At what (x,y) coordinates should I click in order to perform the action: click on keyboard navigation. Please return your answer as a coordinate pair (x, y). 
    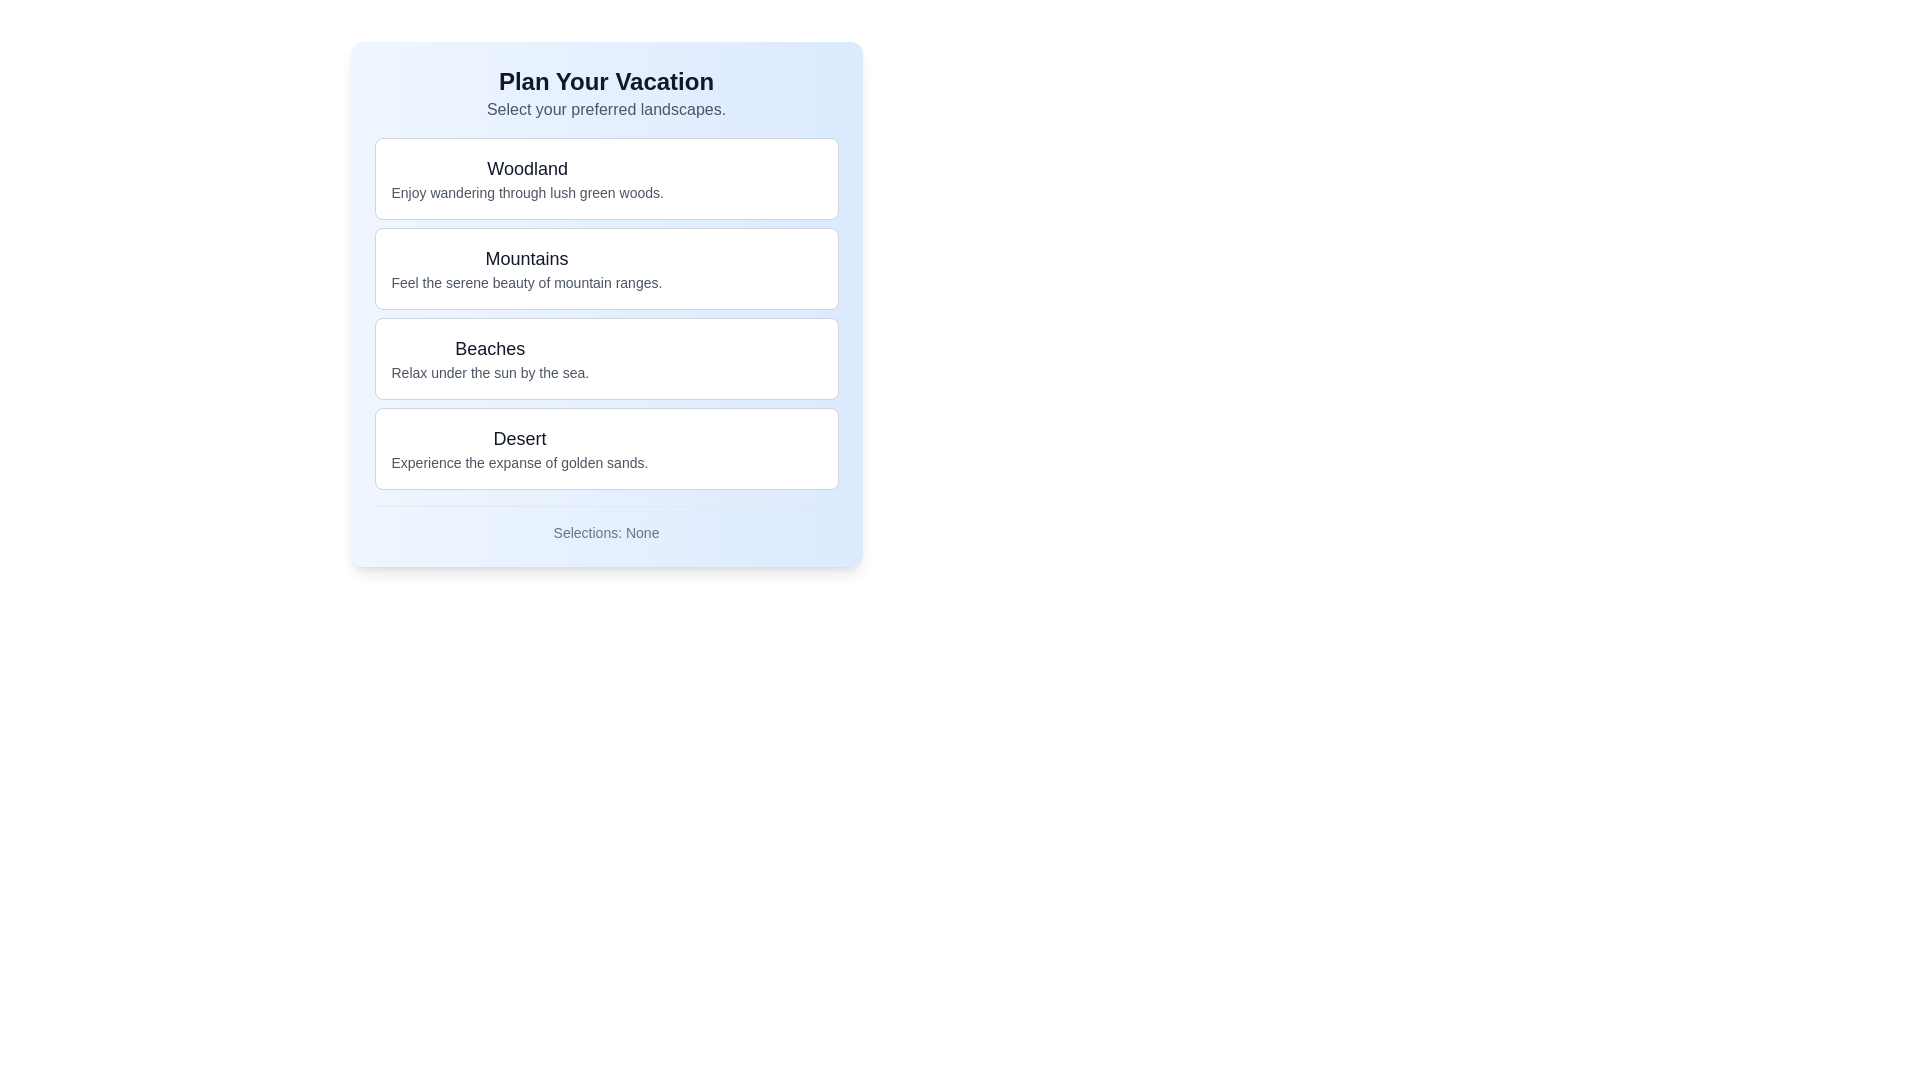
    Looking at the image, I should click on (490, 357).